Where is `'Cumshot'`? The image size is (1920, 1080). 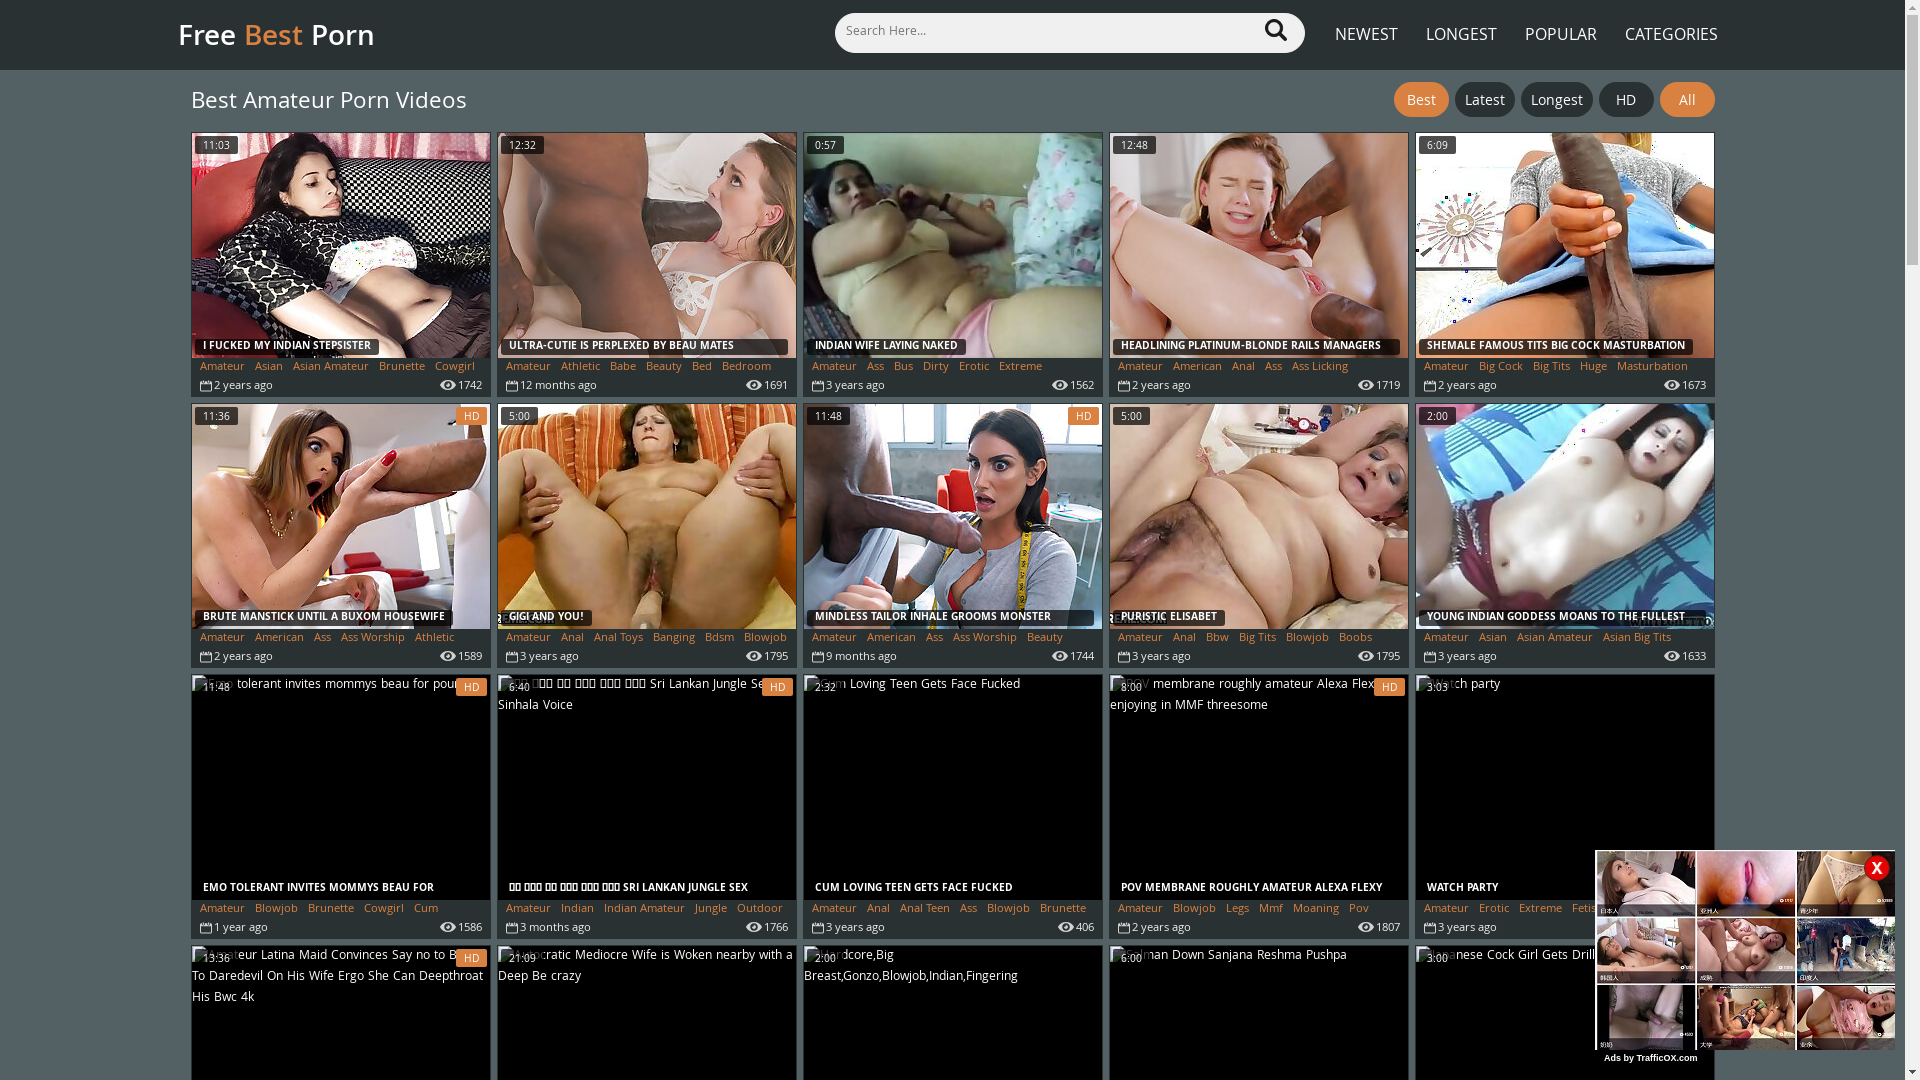
'Cumshot' is located at coordinates (200, 926).